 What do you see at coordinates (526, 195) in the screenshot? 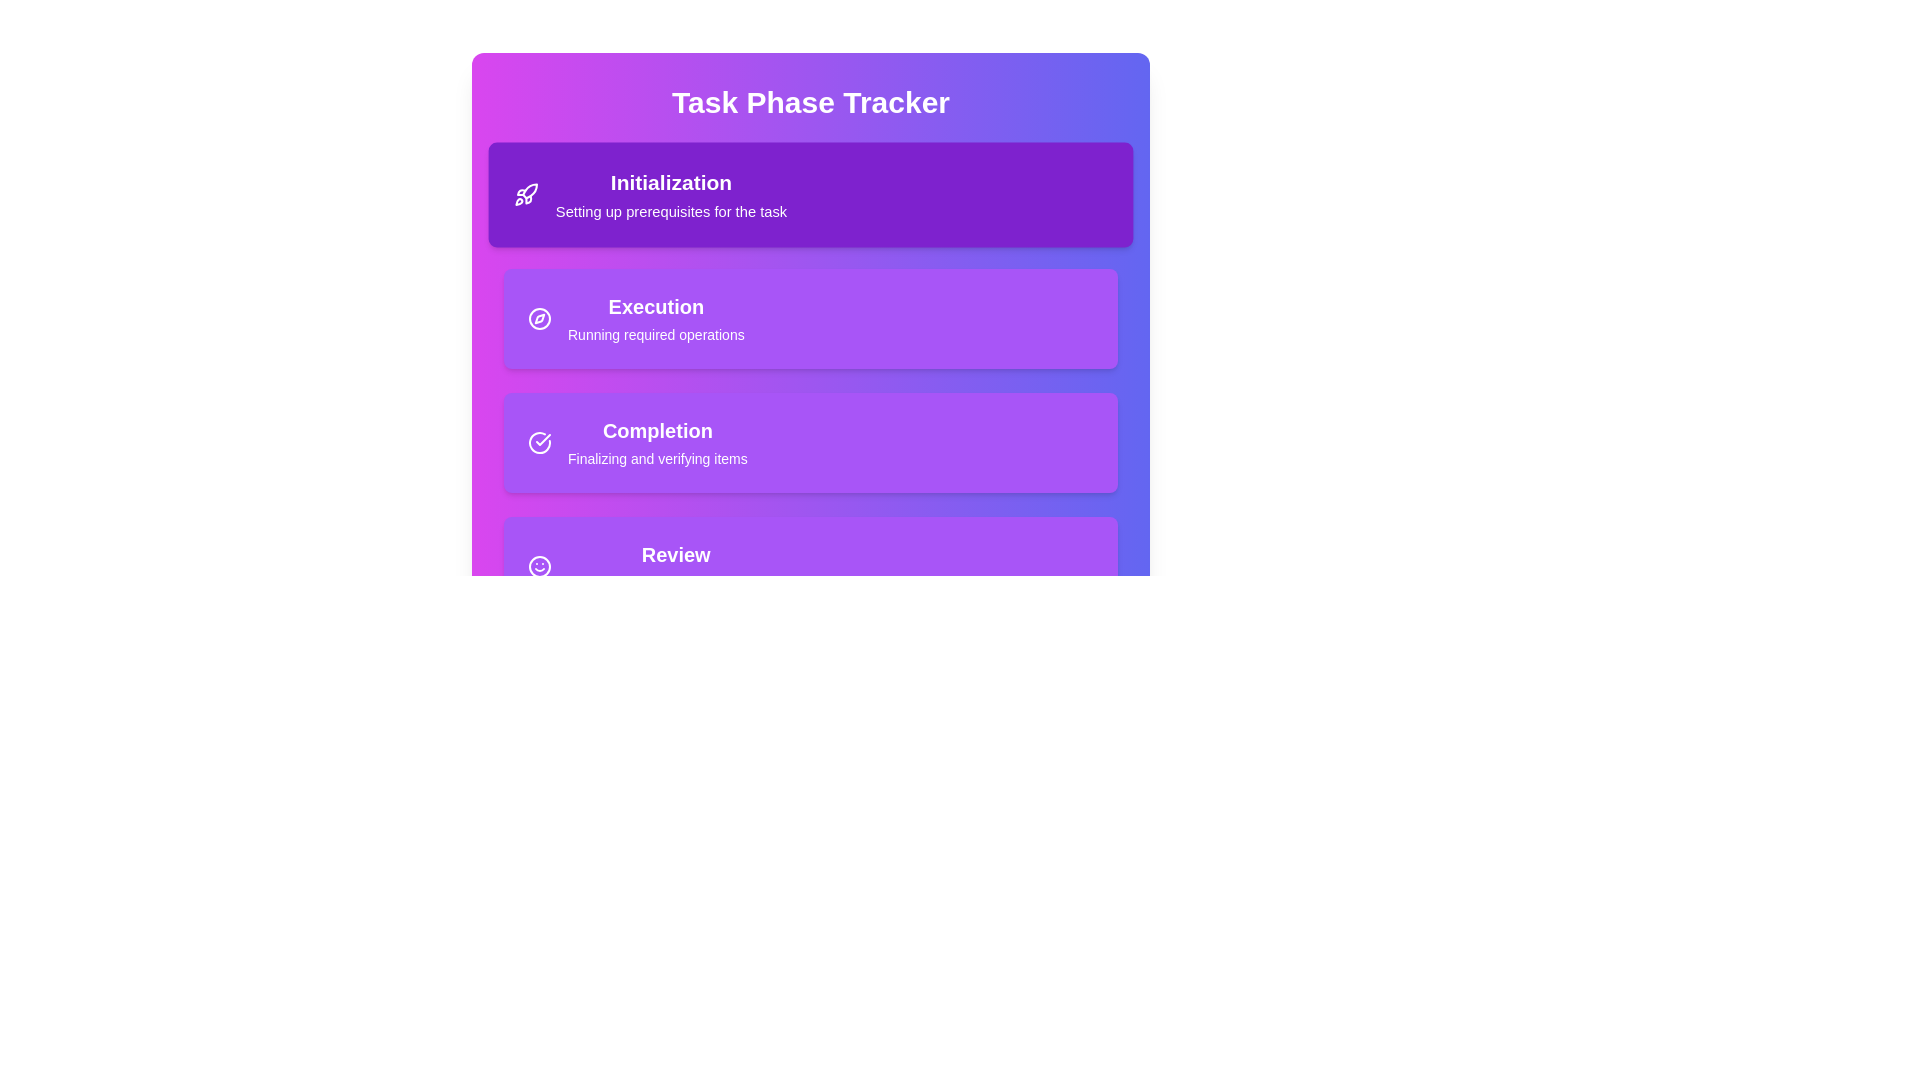
I see `the decorative rocket SVG graphic located within the purple card titled 'Initialization', which is the first item in the vertical list` at bounding box center [526, 195].